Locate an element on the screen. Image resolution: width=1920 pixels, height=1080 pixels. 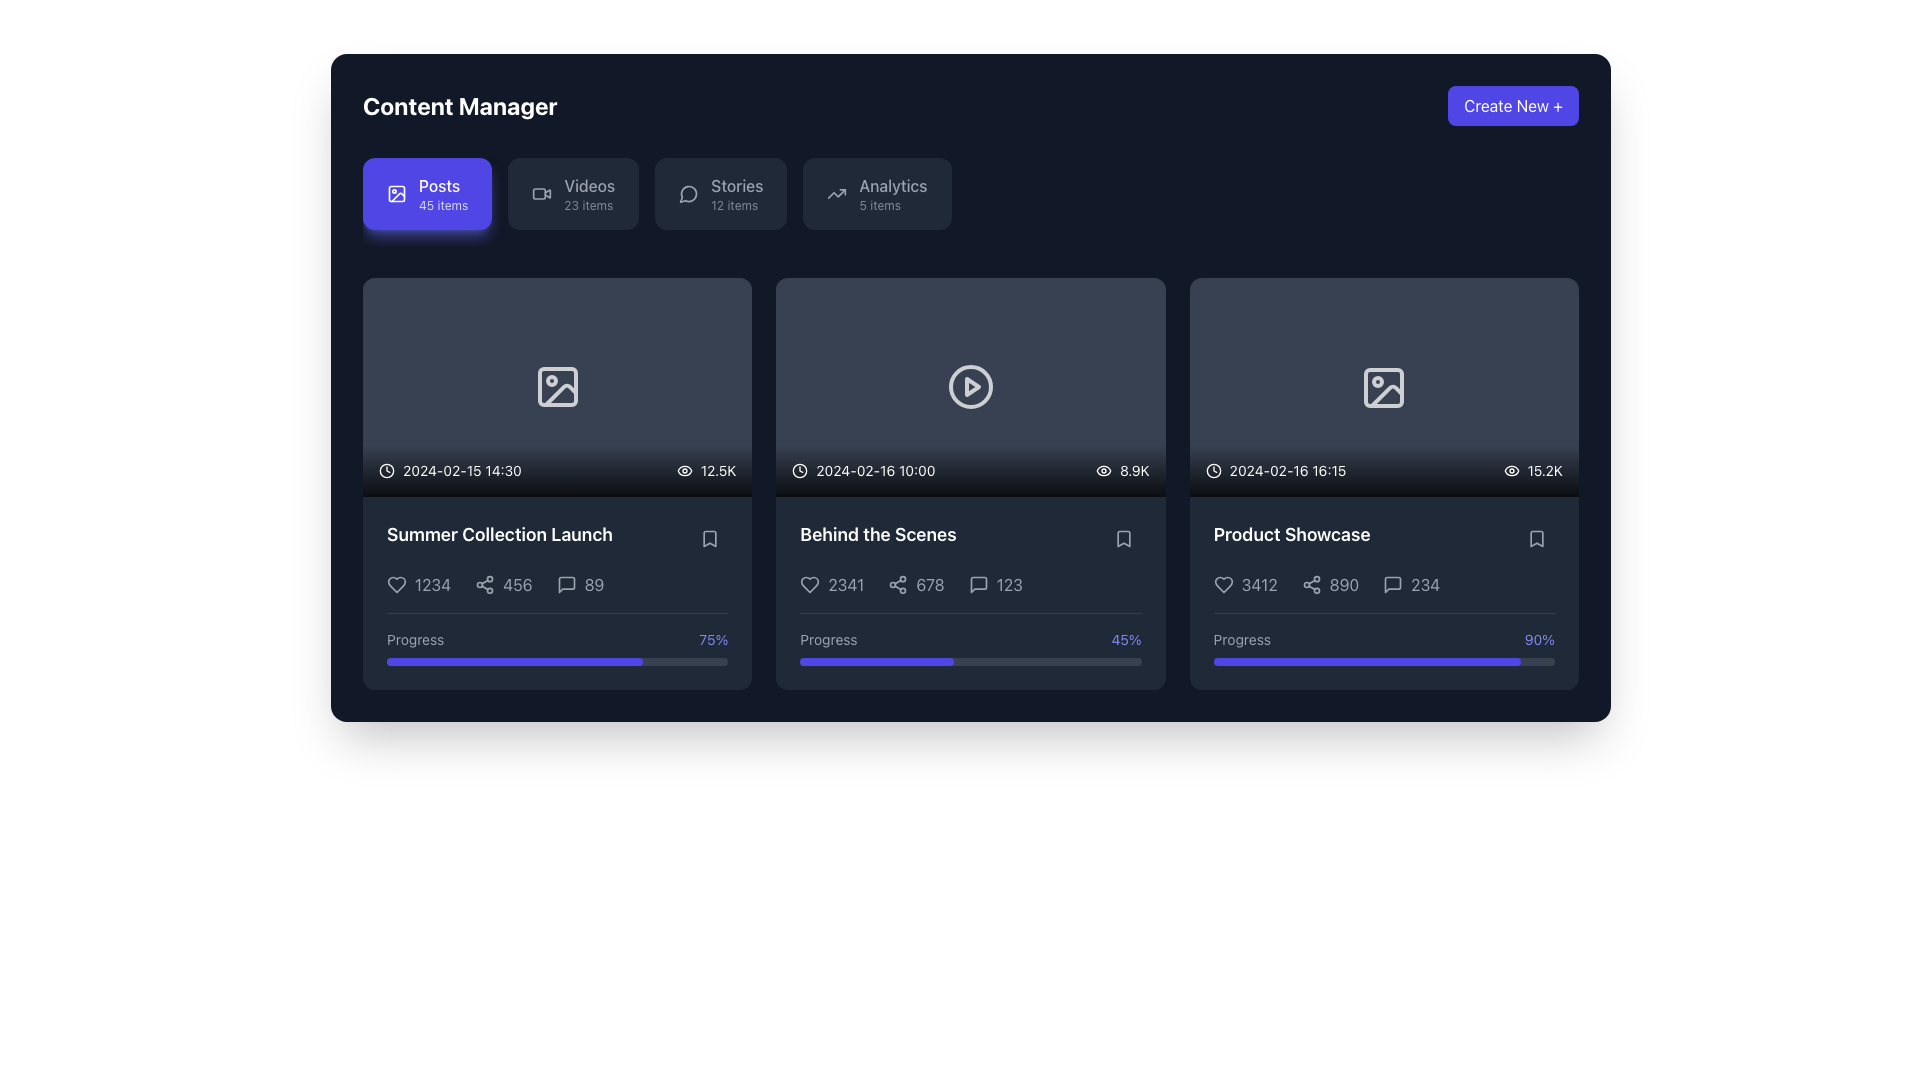
the 'like' icon located in the lower part of the 'Summer Collection Launch' content card is located at coordinates (397, 583).